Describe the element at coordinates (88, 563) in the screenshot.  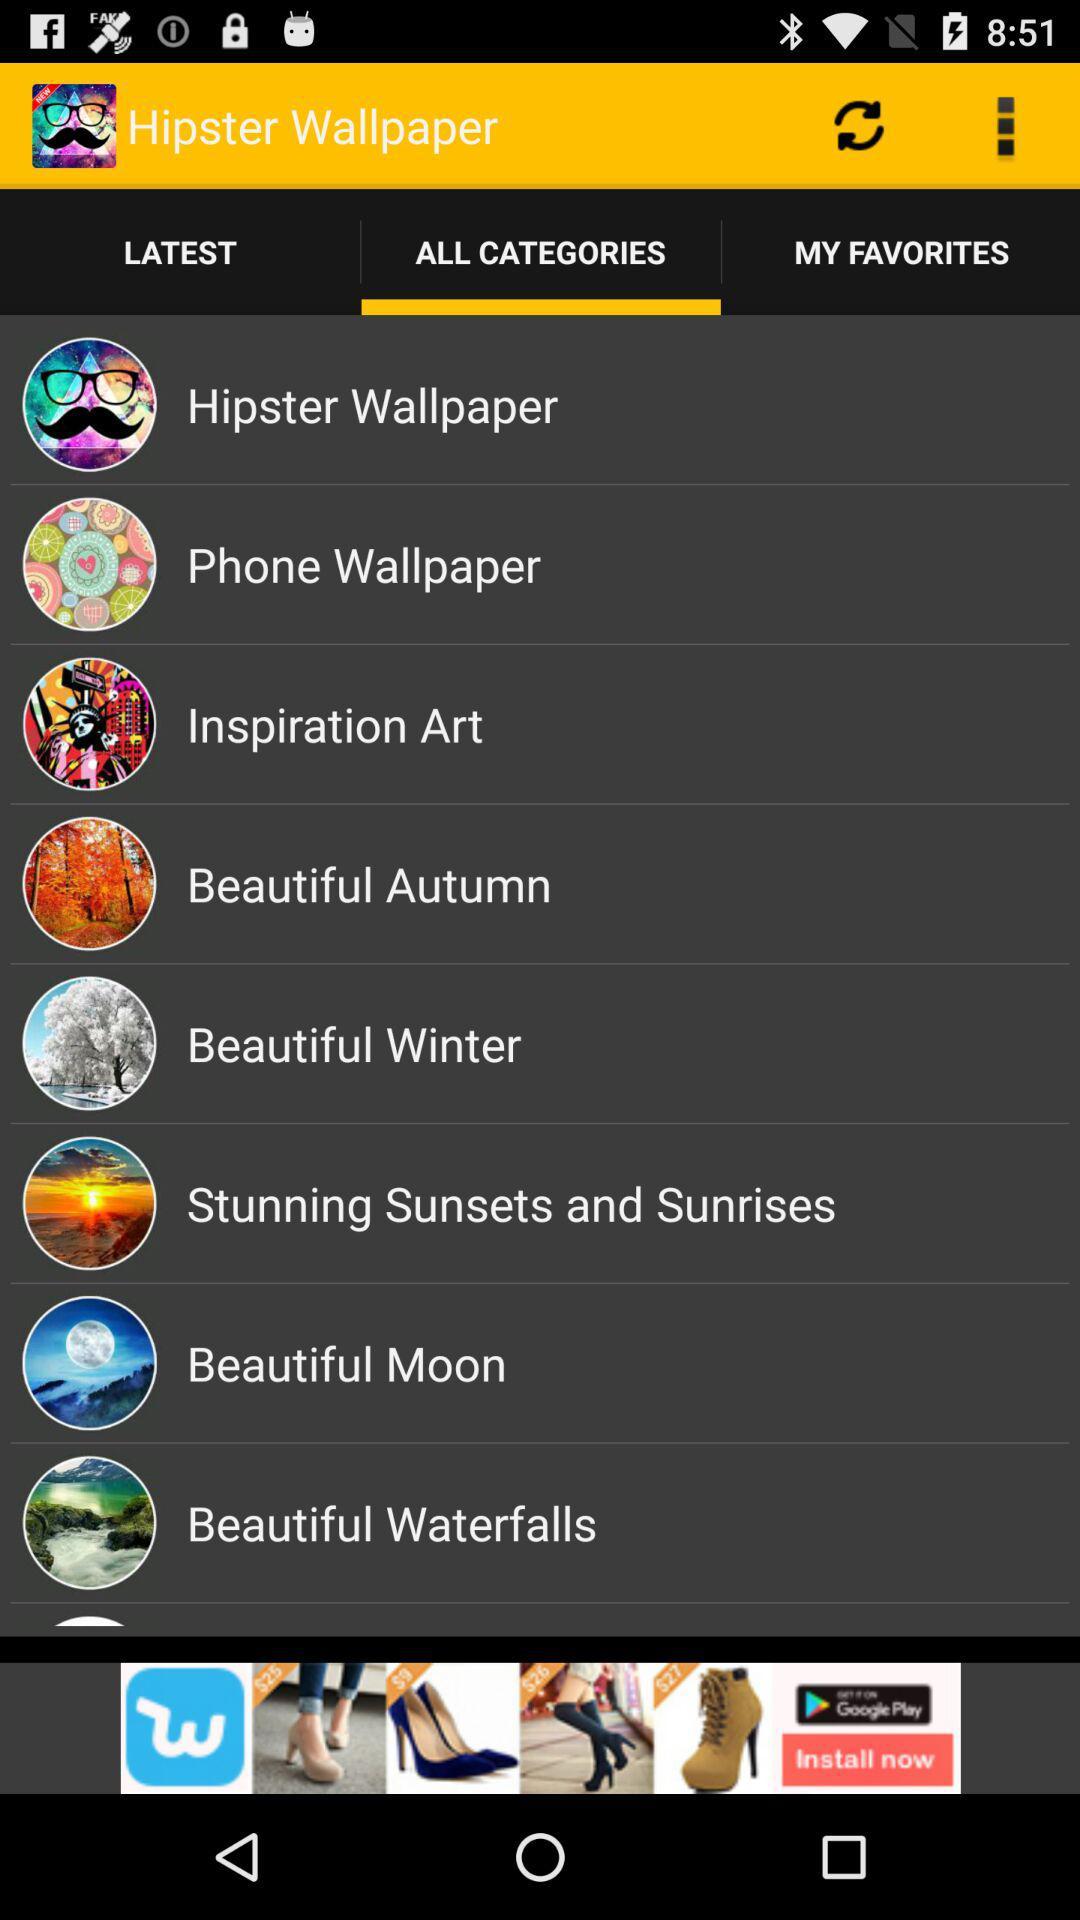
I see `the image which is left side of the phone wallpaper` at that location.